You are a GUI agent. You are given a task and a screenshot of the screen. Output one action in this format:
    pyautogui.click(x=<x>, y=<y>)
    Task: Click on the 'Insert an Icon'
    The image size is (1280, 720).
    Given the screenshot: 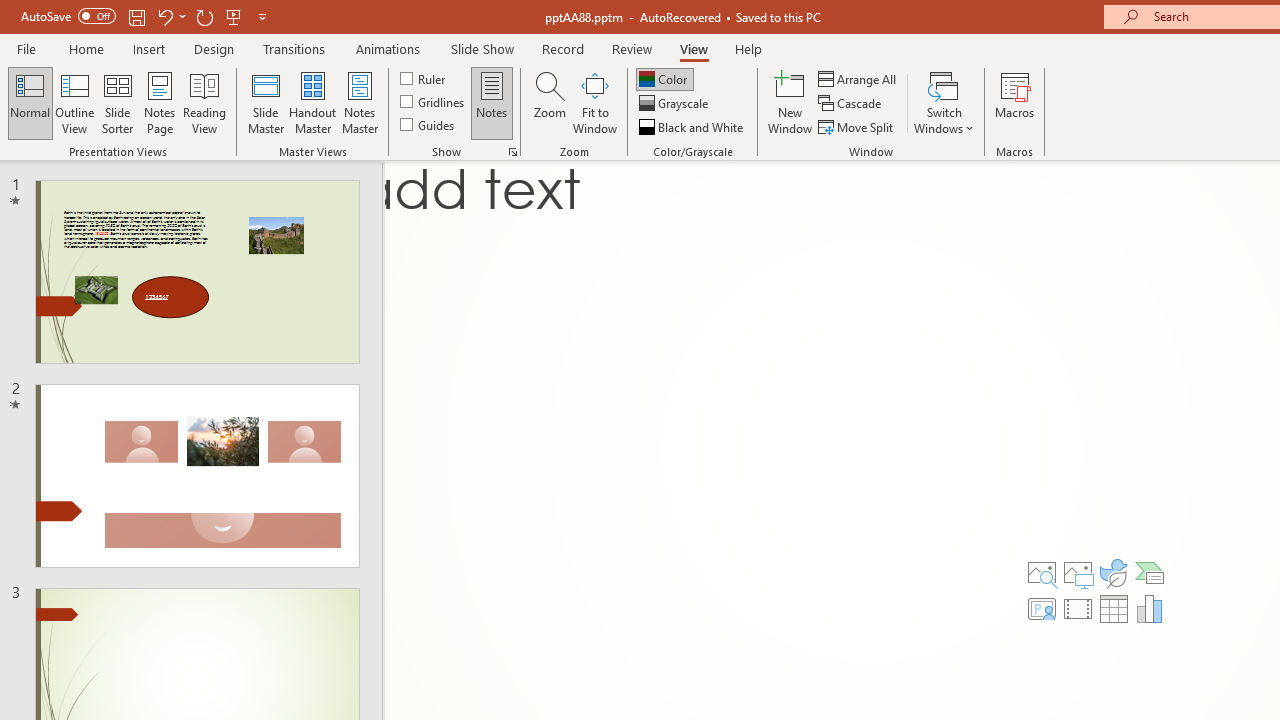 What is the action you would take?
    pyautogui.click(x=1113, y=573)
    